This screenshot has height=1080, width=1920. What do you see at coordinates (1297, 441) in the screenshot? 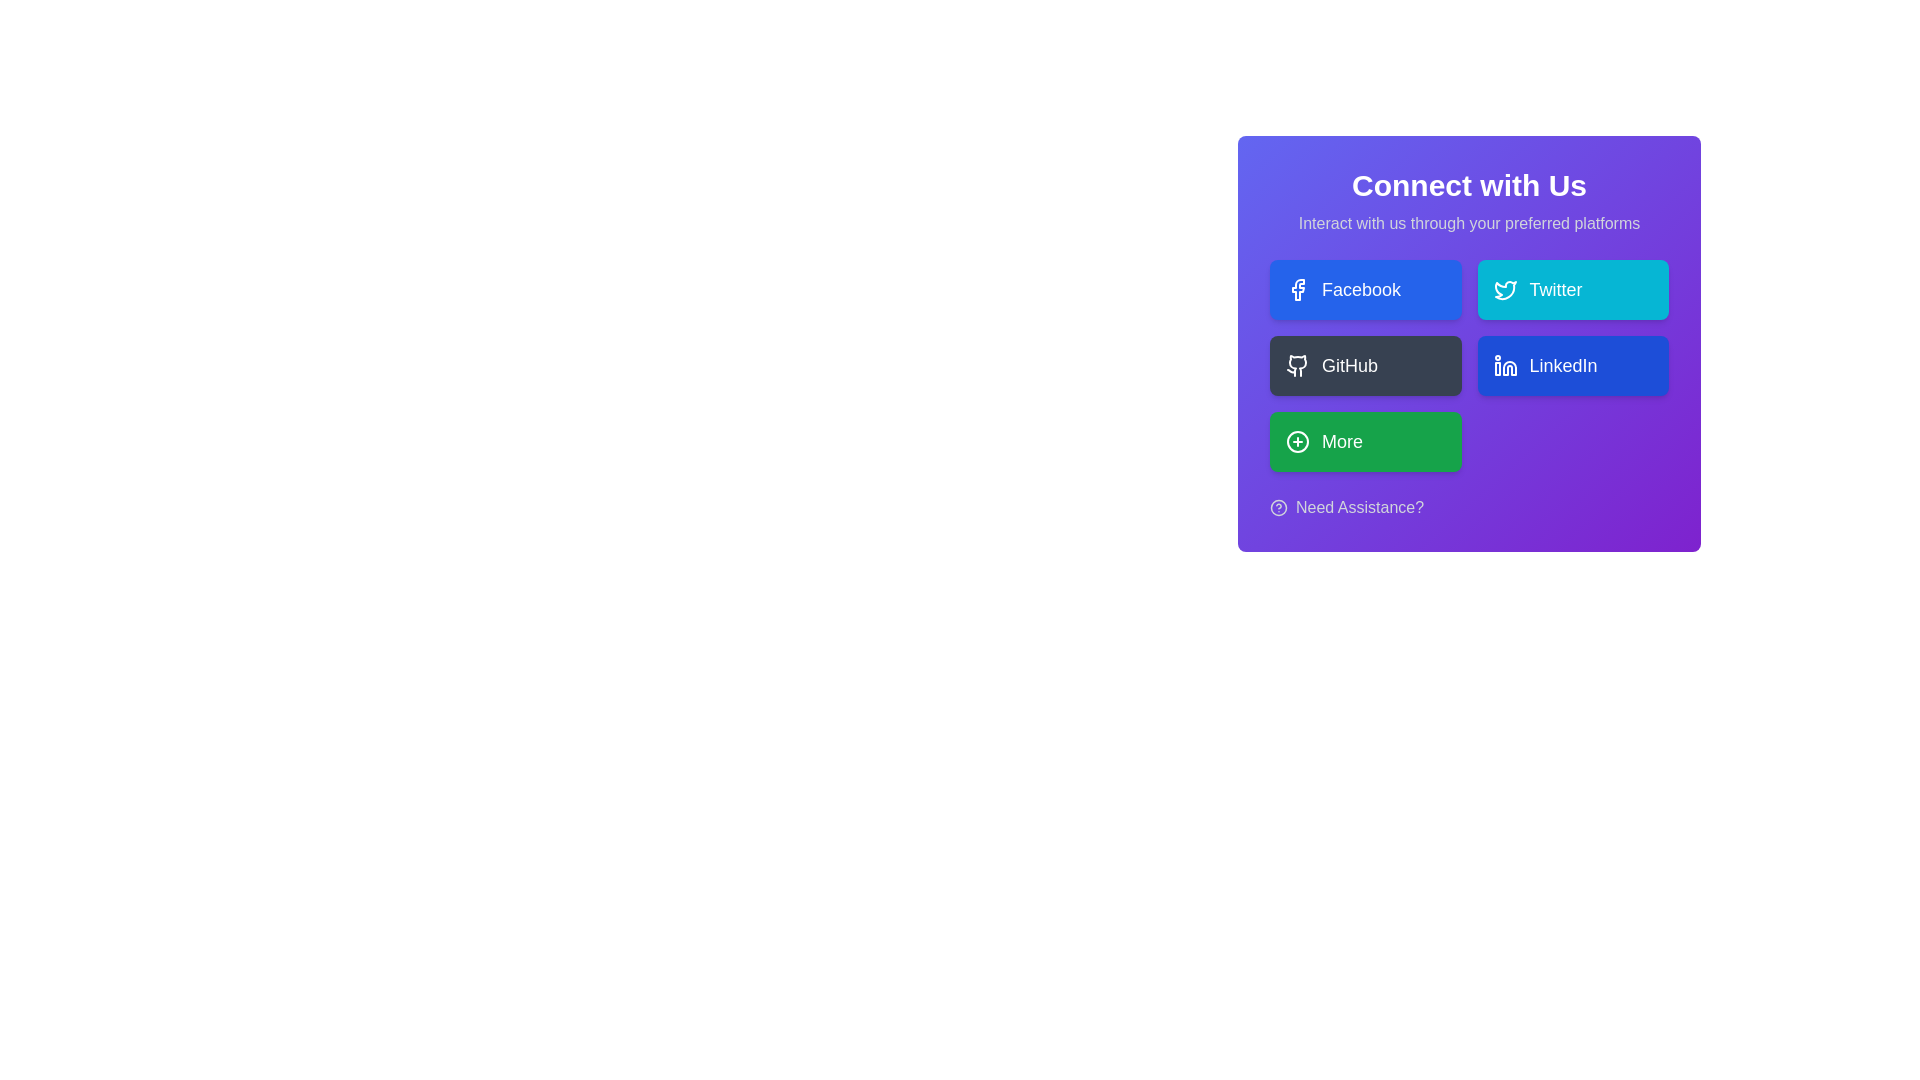
I see `the 'circle-plus' icon located within the green rectangular button labeled 'More' in the bottom row of buttons` at bounding box center [1297, 441].